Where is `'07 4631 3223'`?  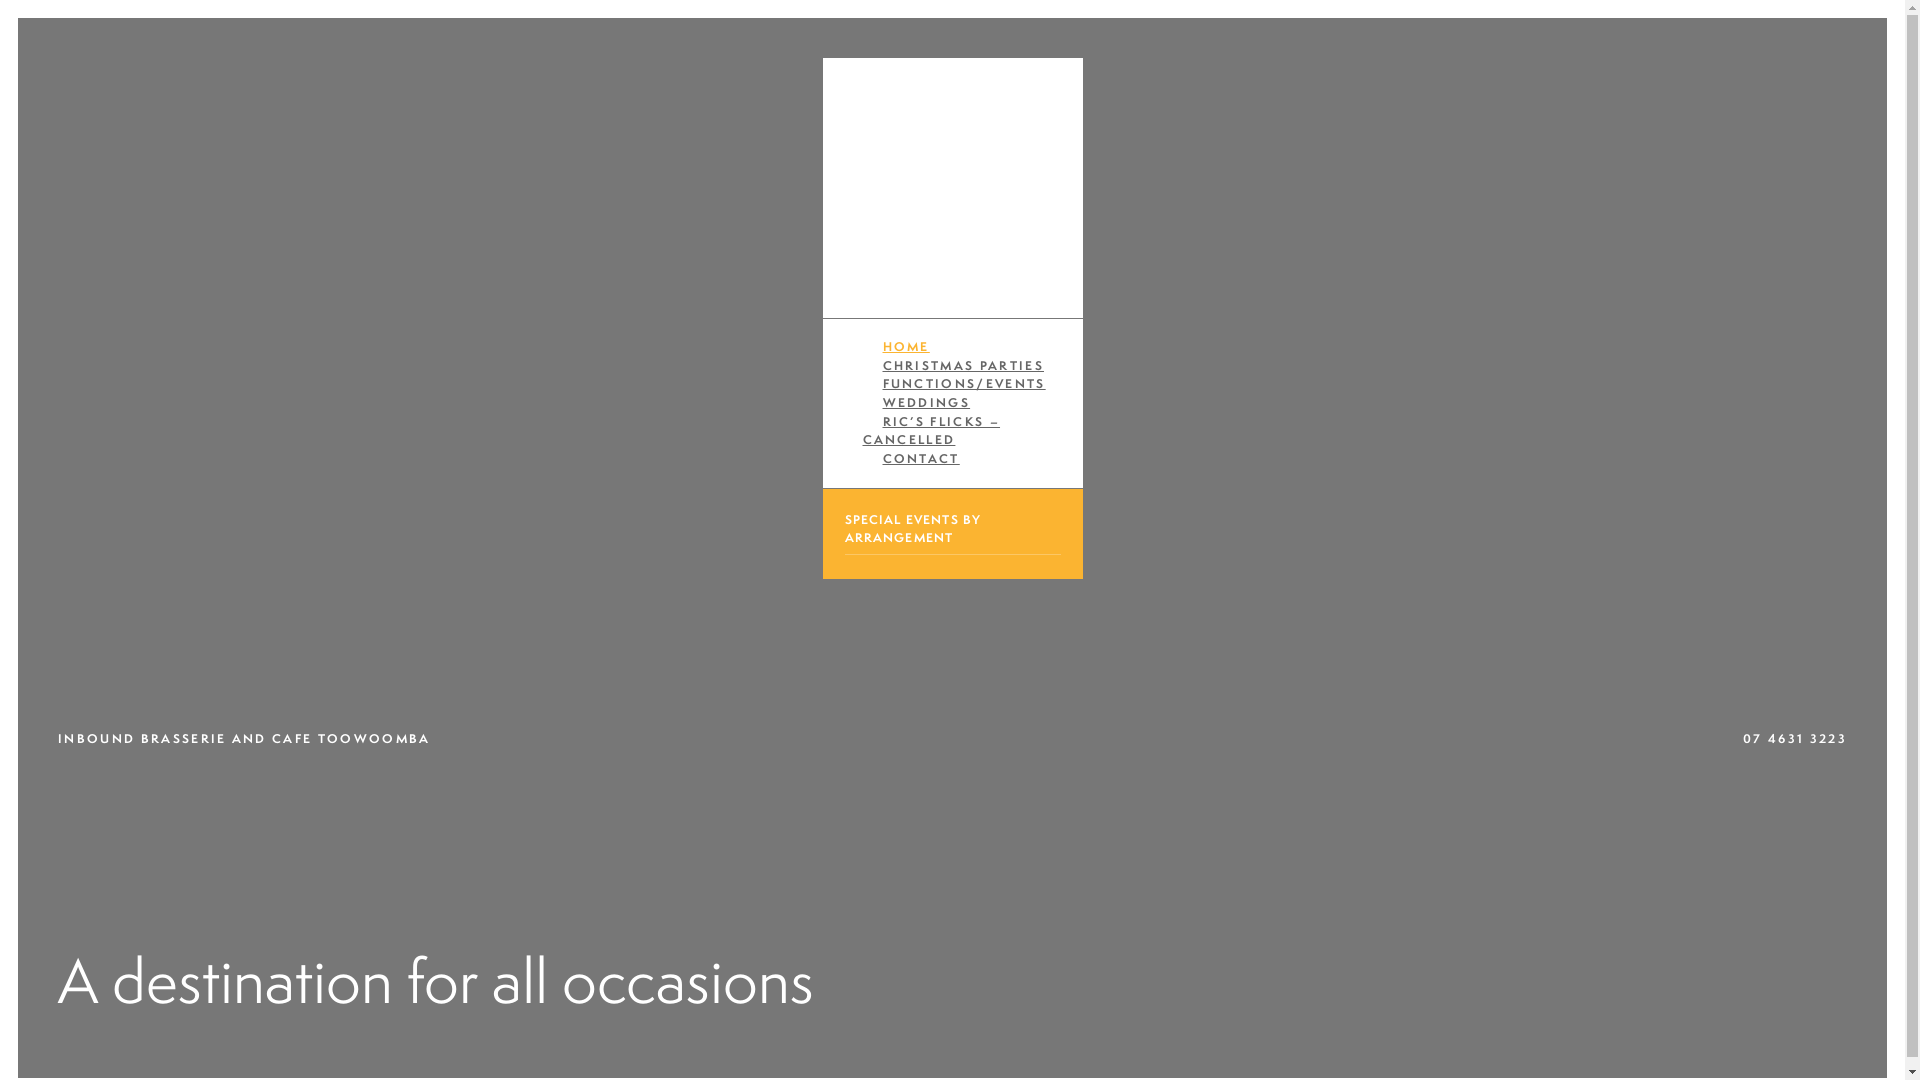 '07 4631 3223' is located at coordinates (1795, 738).